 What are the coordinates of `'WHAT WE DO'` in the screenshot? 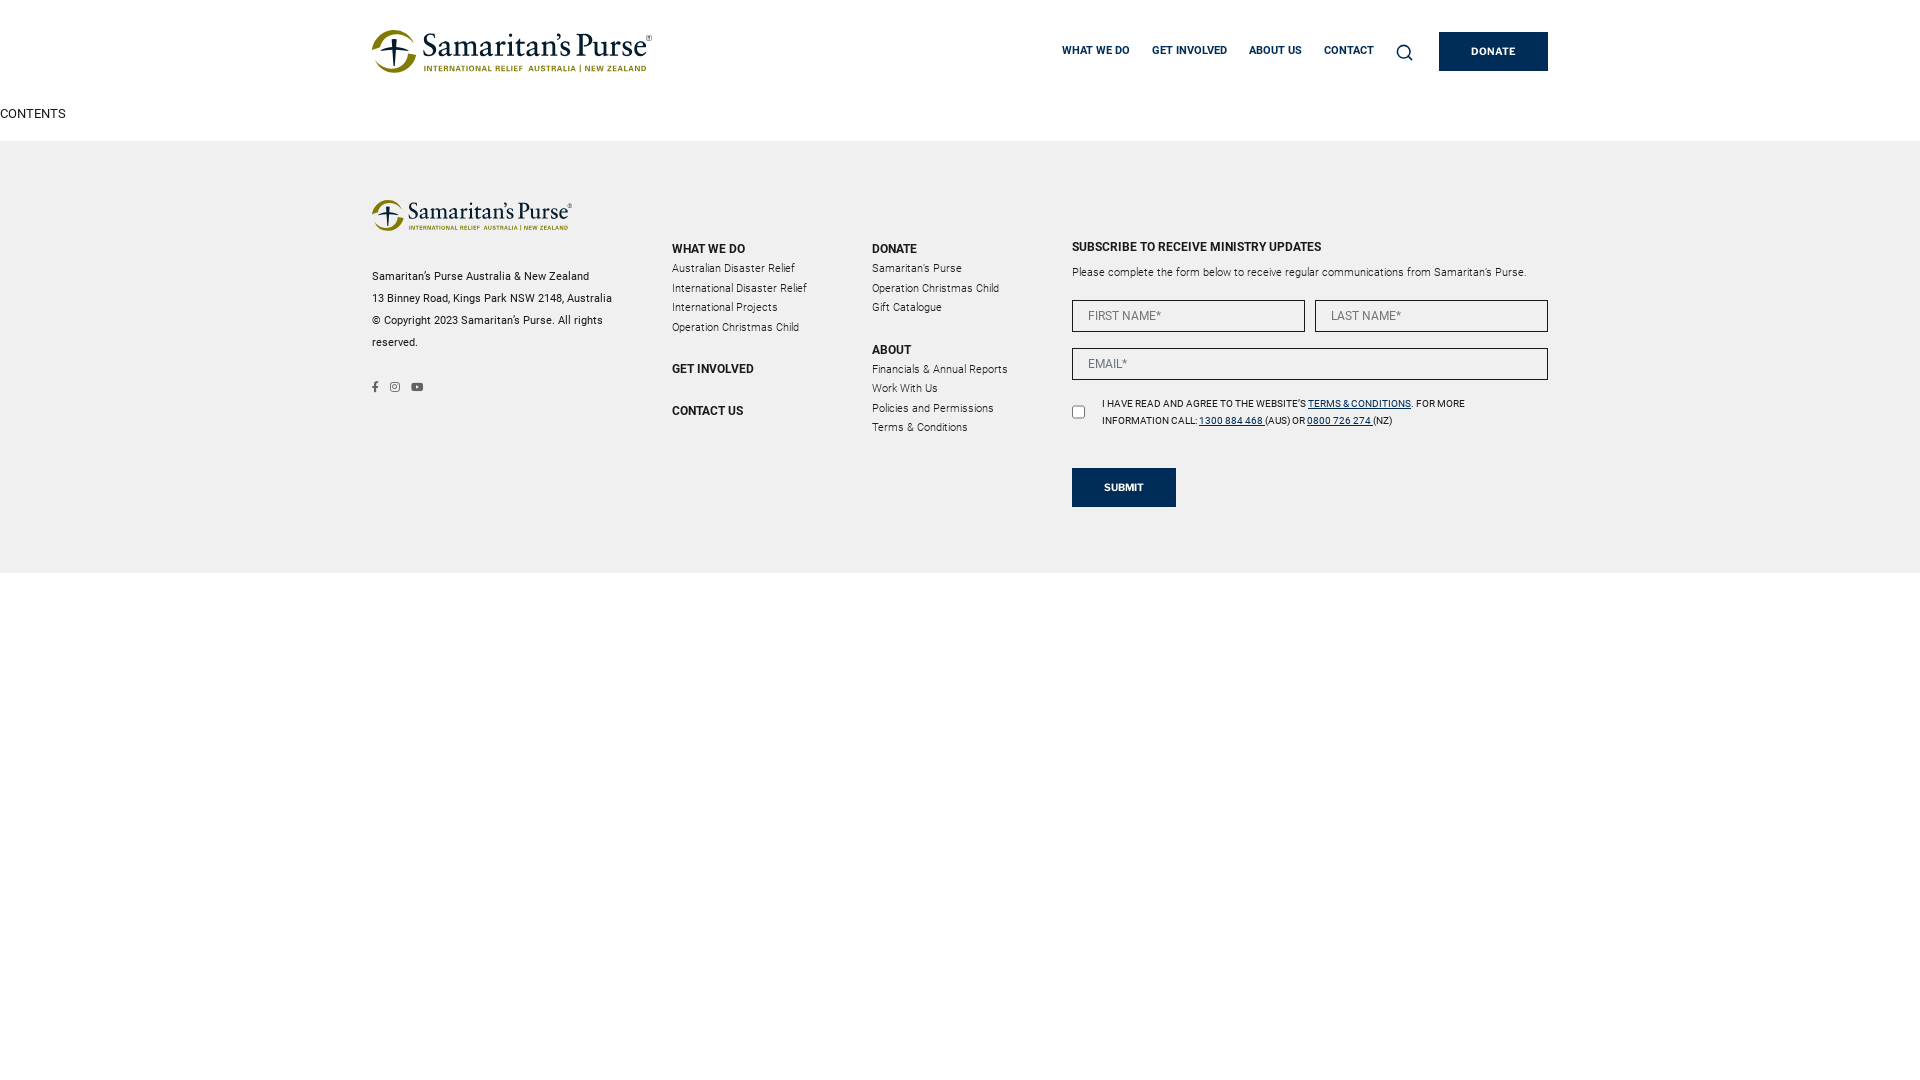 It's located at (758, 248).